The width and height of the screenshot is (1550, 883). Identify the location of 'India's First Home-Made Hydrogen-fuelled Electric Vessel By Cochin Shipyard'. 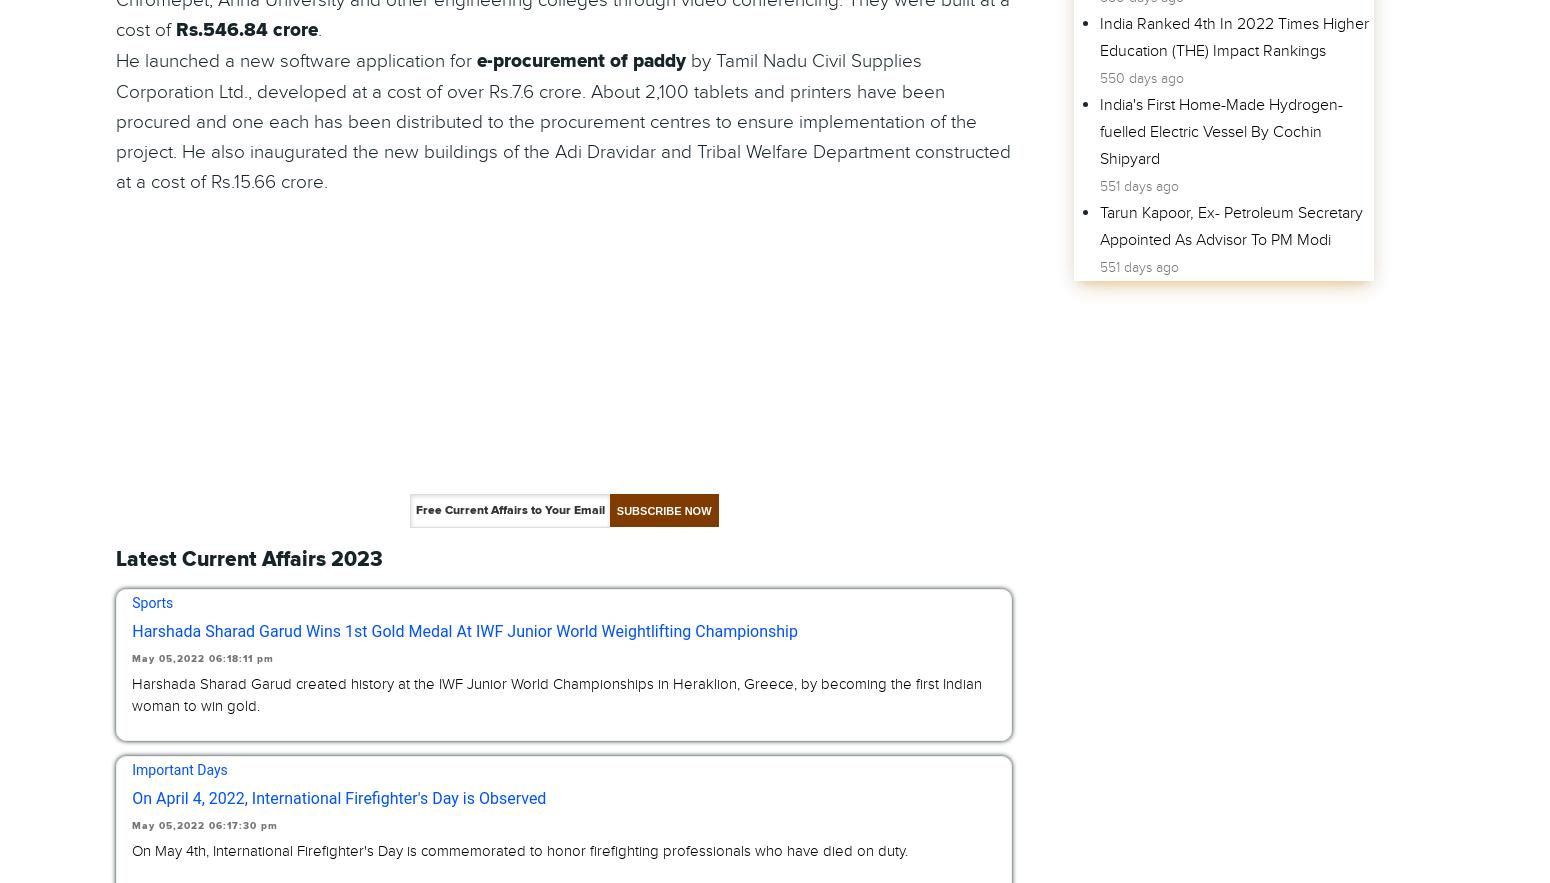
(1220, 130).